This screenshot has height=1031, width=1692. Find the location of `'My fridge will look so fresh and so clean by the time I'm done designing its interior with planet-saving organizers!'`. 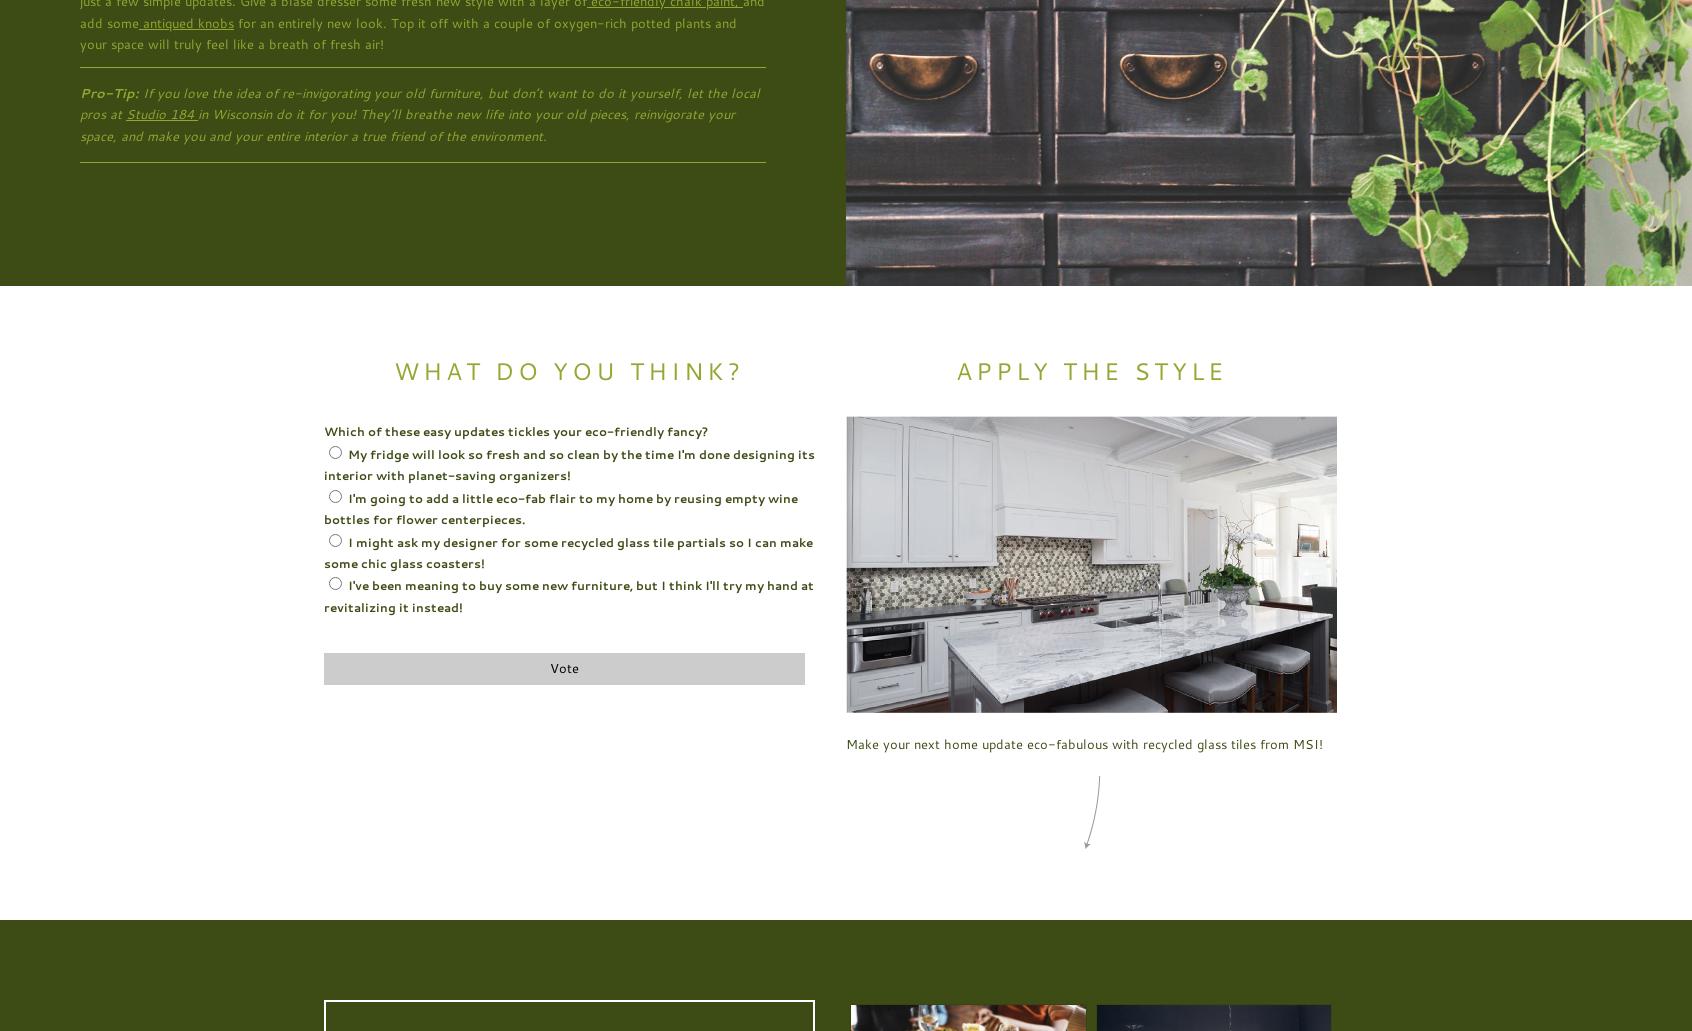

'My fridge will look so fresh and so clean by the time I'm done designing its interior with planet-saving organizers!' is located at coordinates (322, 464).